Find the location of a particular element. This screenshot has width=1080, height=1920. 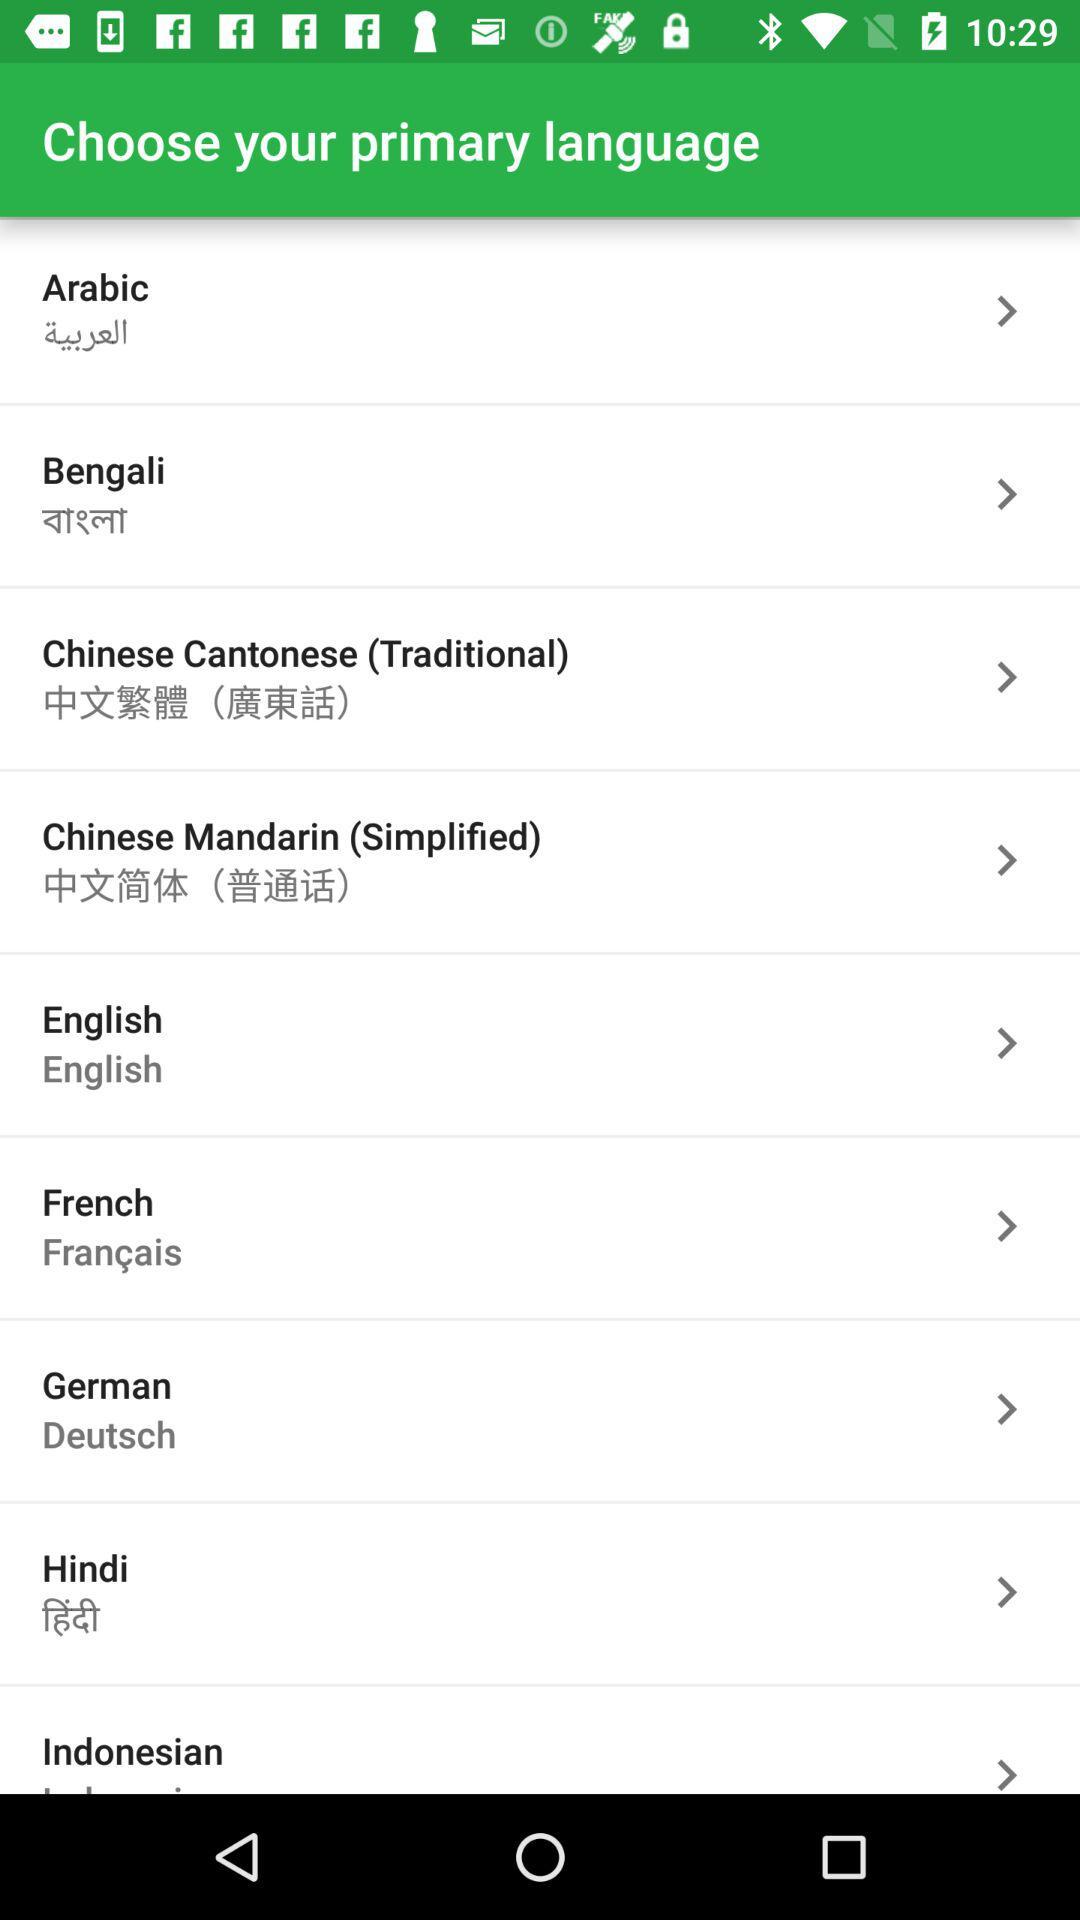

go back is located at coordinates (1017, 860).